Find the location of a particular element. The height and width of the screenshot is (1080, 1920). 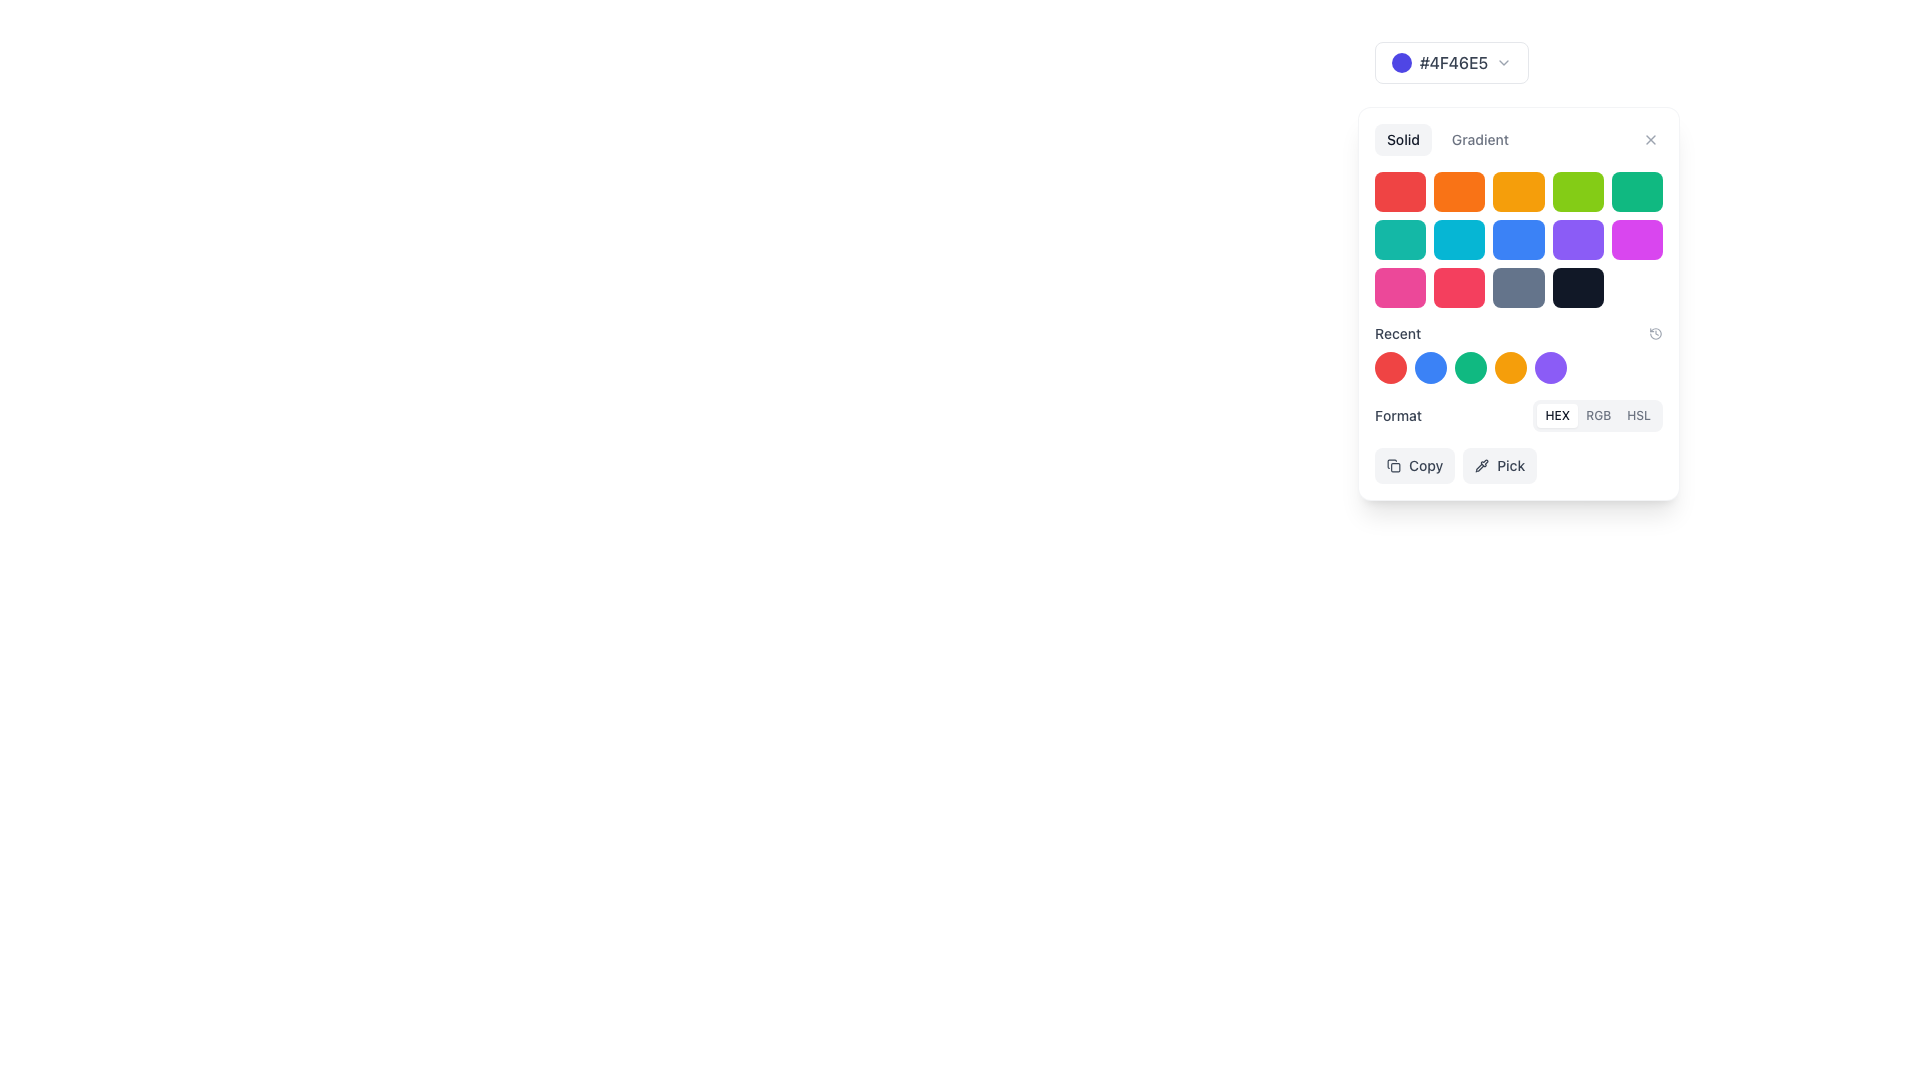

the text display showing '#4F46E5' to copy the color code is located at coordinates (1454, 61).